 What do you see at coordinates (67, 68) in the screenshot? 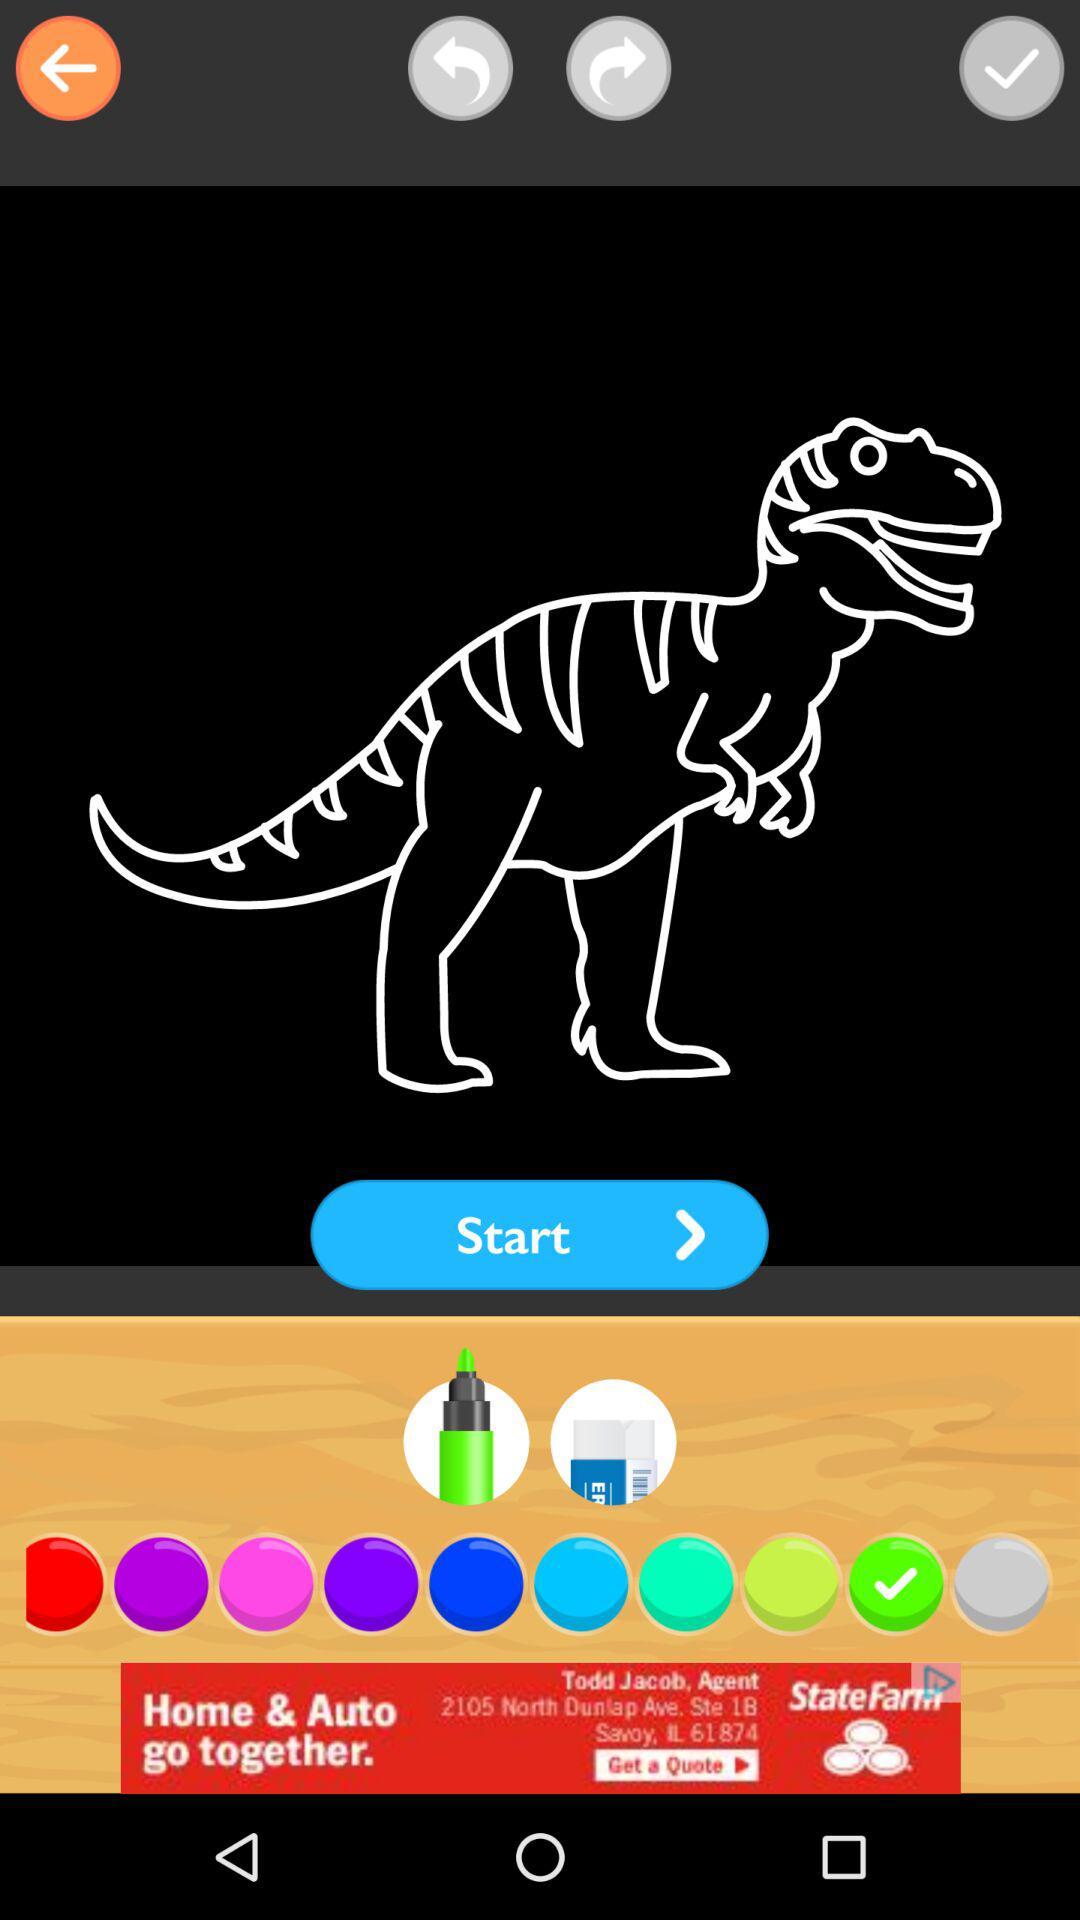
I see `go back` at bounding box center [67, 68].